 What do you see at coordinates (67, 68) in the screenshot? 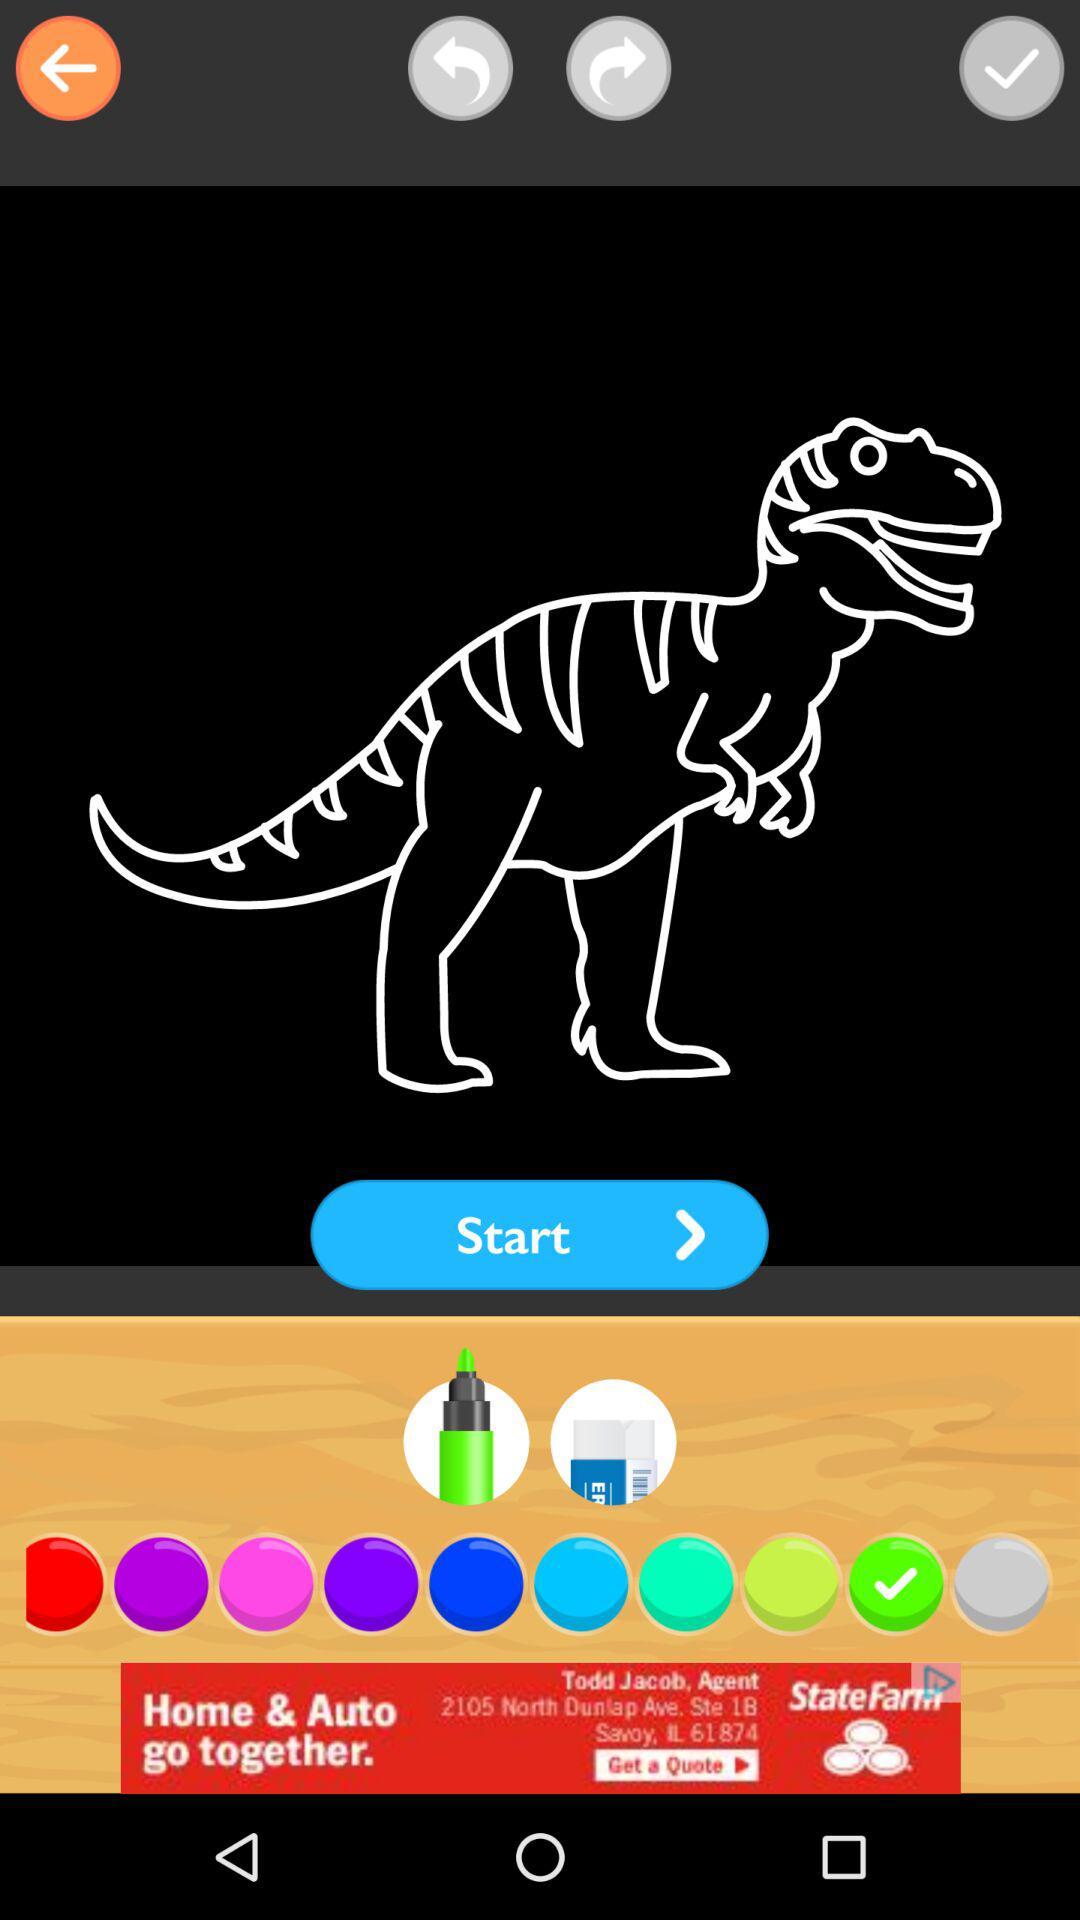
I see `go back` at bounding box center [67, 68].